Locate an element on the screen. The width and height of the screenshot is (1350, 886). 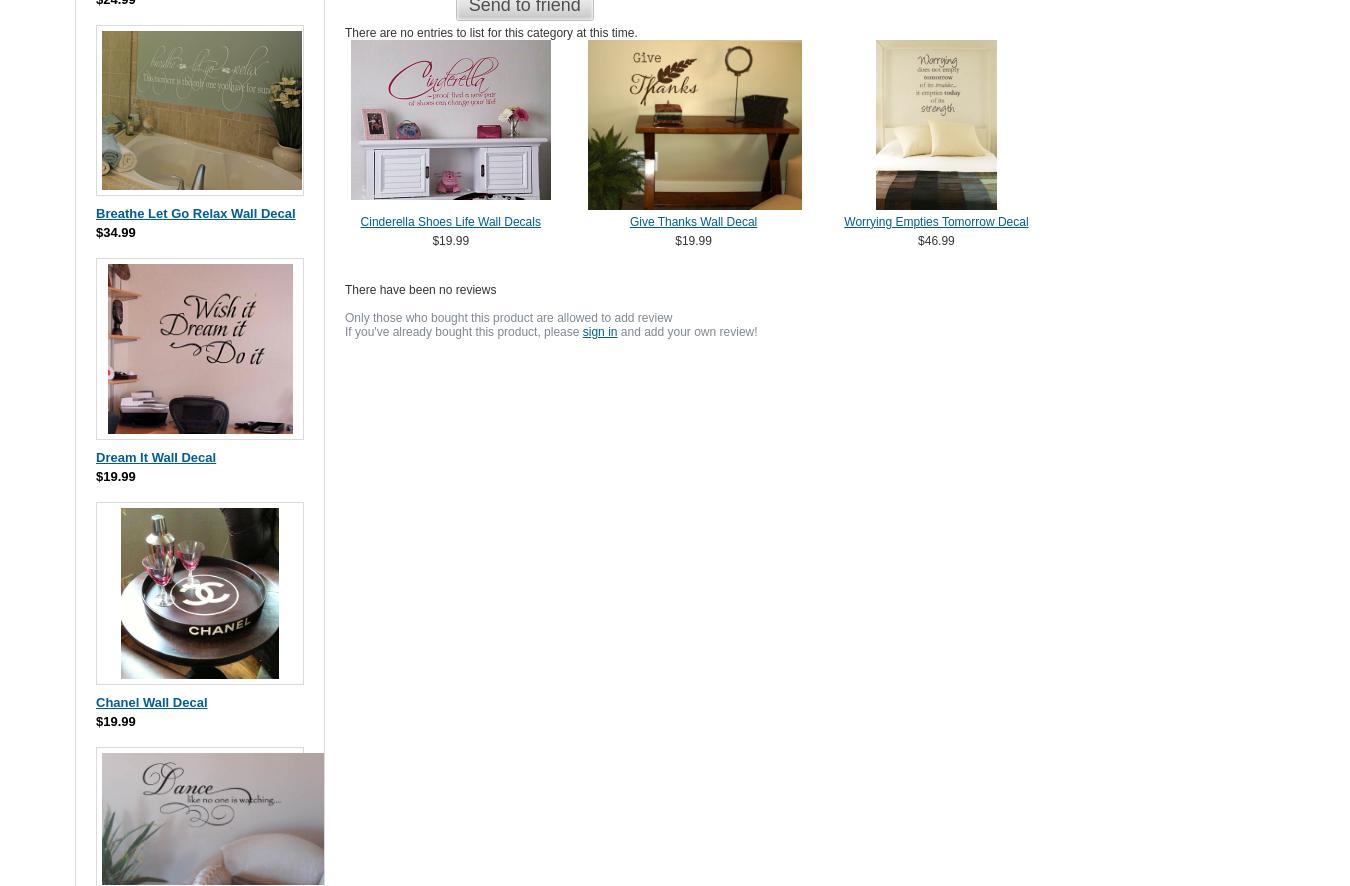
'and add your own review!' is located at coordinates (686, 330).